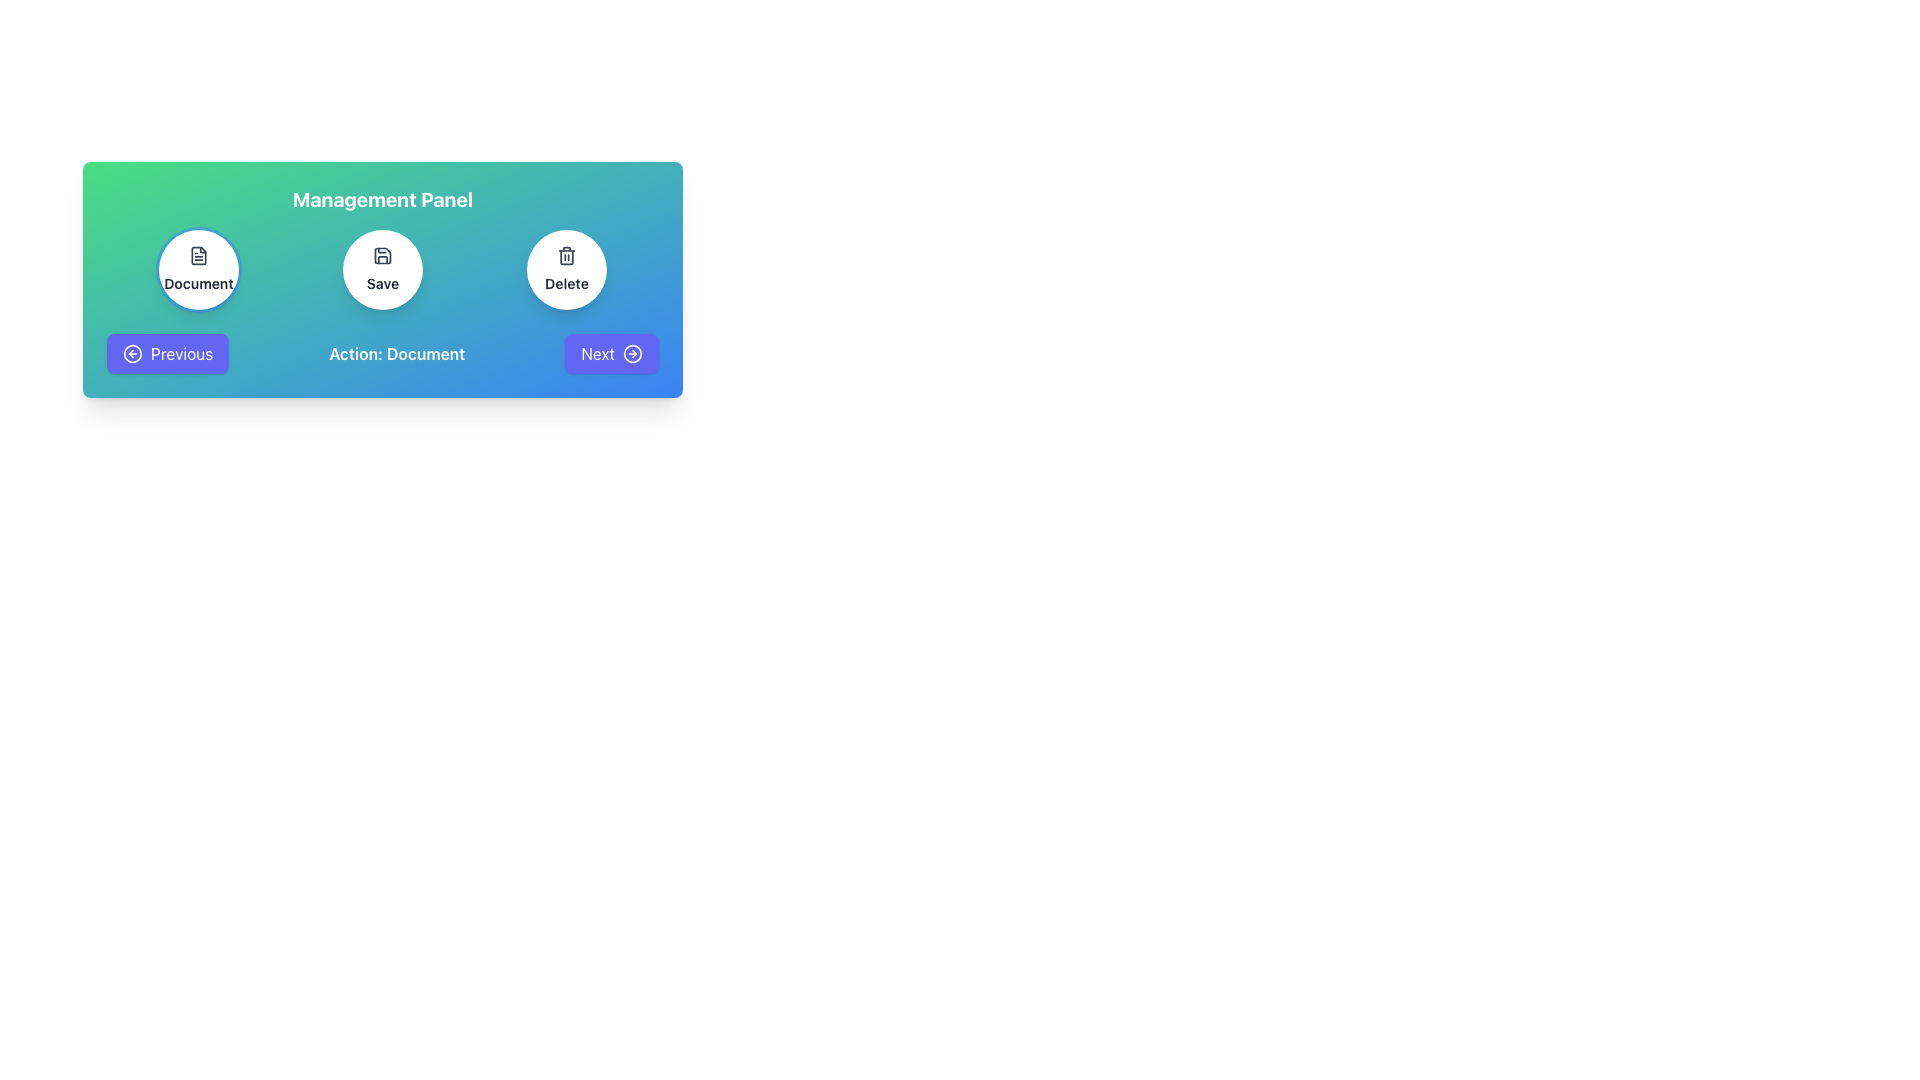  I want to click on the 'Previous' button which contains the visual indicator icon for backwards navigation located at the bottom-left corner of the panel, so click(132, 353).